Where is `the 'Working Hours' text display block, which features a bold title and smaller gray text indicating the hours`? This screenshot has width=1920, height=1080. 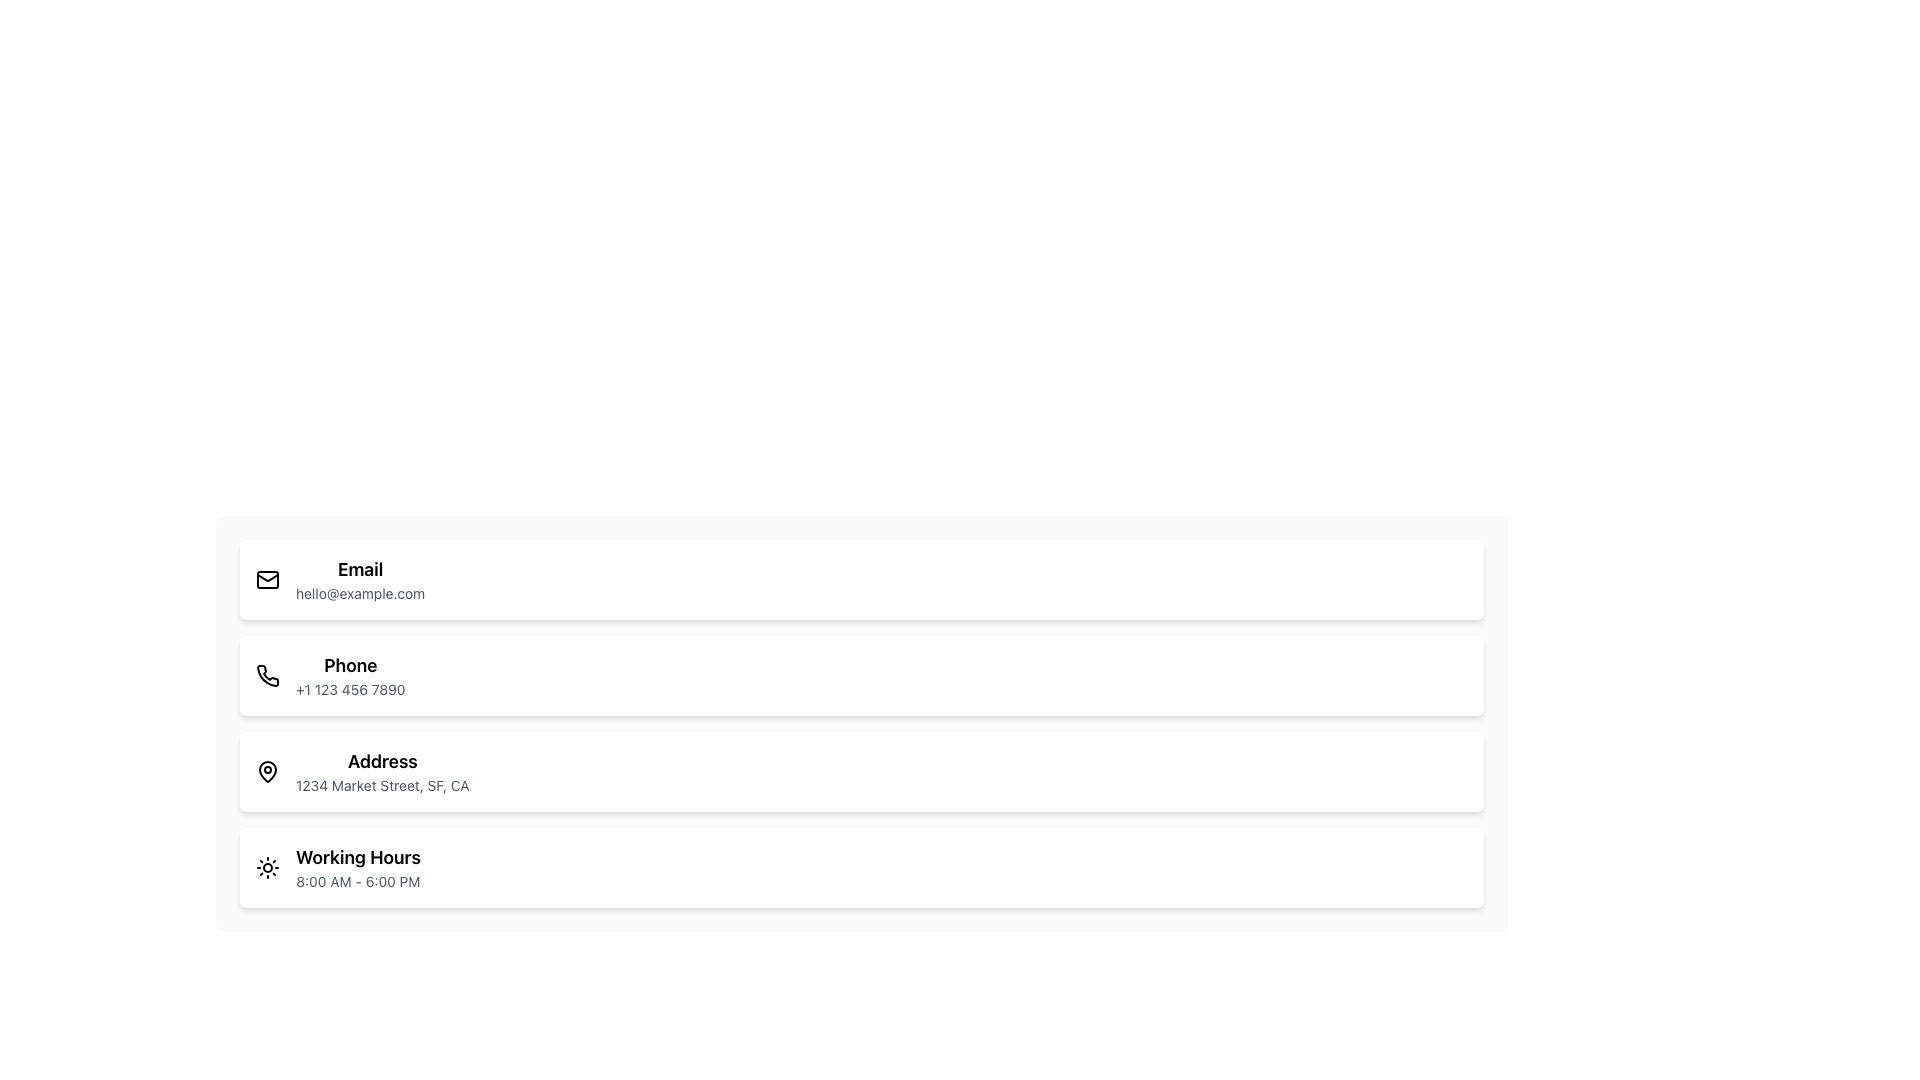 the 'Working Hours' text display block, which features a bold title and smaller gray text indicating the hours is located at coordinates (358, 866).